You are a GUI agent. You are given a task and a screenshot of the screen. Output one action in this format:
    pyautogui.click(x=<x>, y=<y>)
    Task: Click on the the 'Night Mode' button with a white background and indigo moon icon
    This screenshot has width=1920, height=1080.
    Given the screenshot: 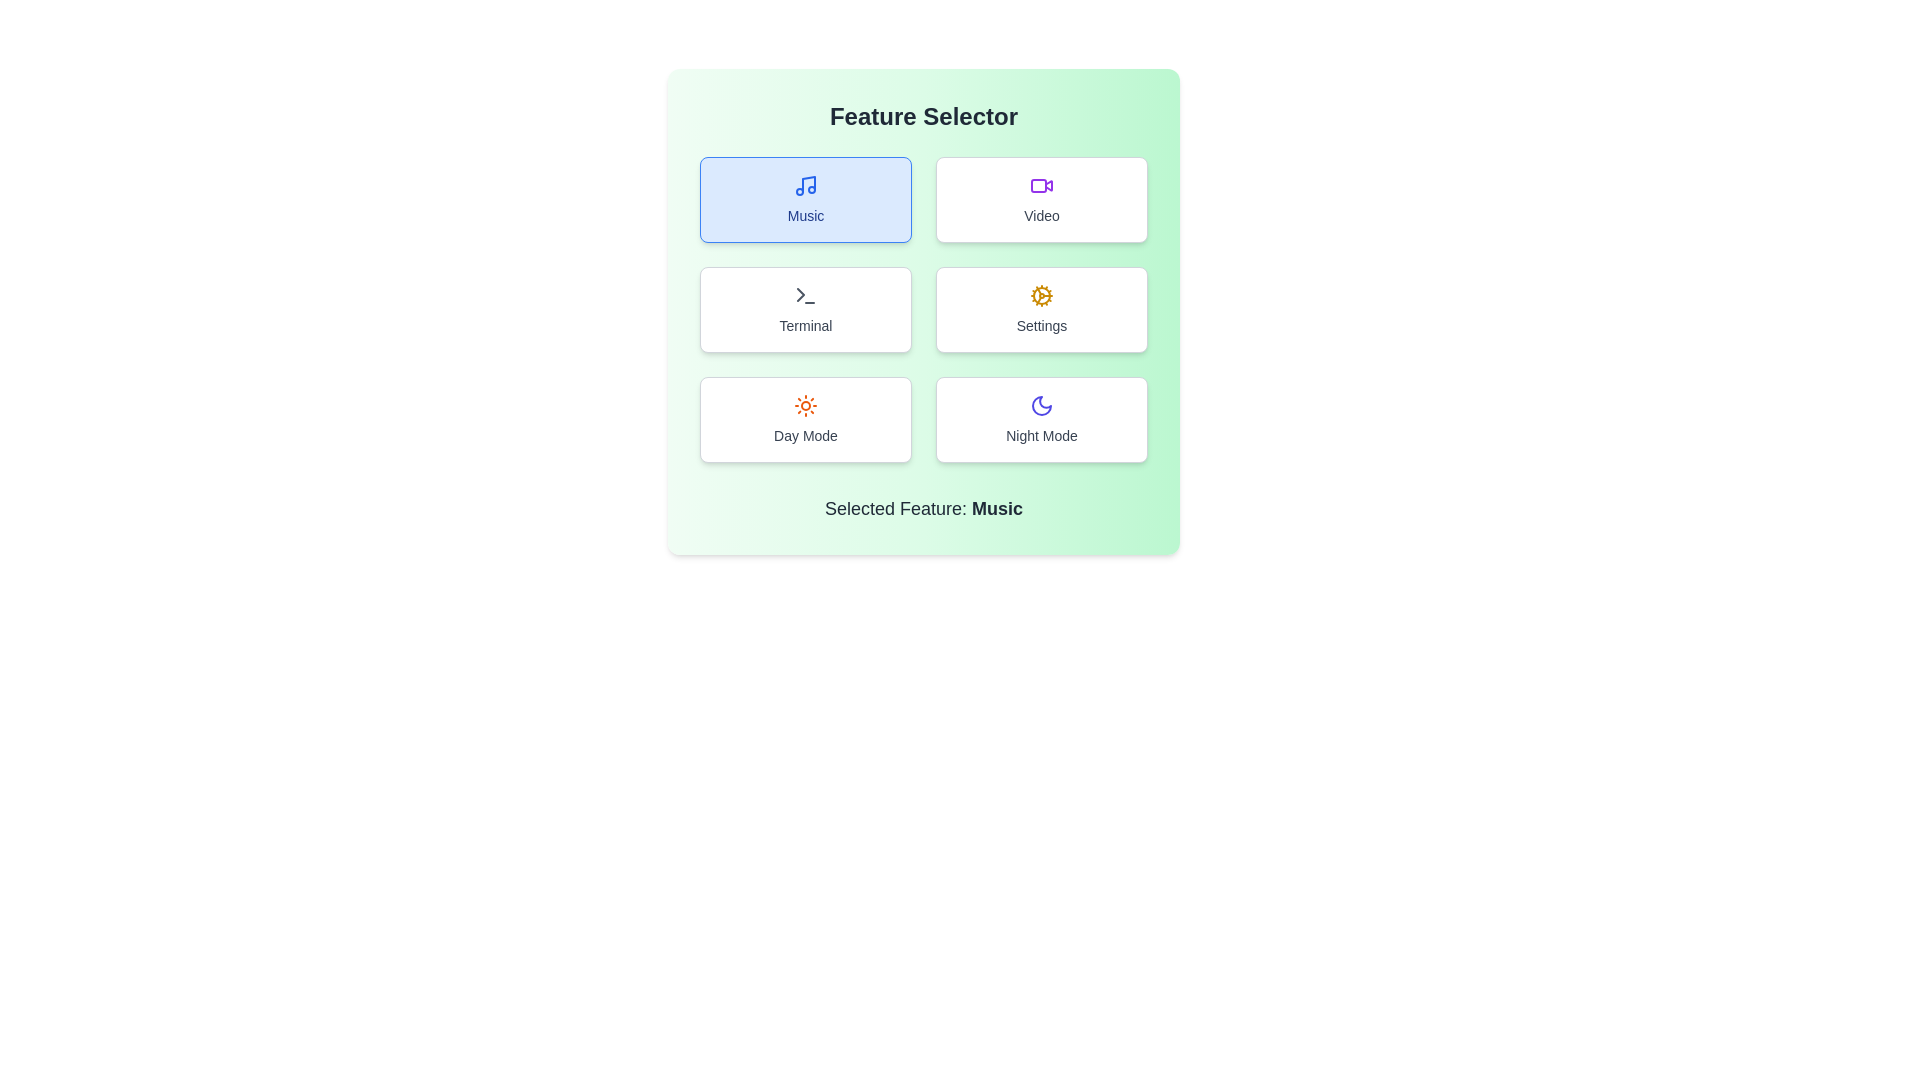 What is the action you would take?
    pyautogui.click(x=1040, y=419)
    